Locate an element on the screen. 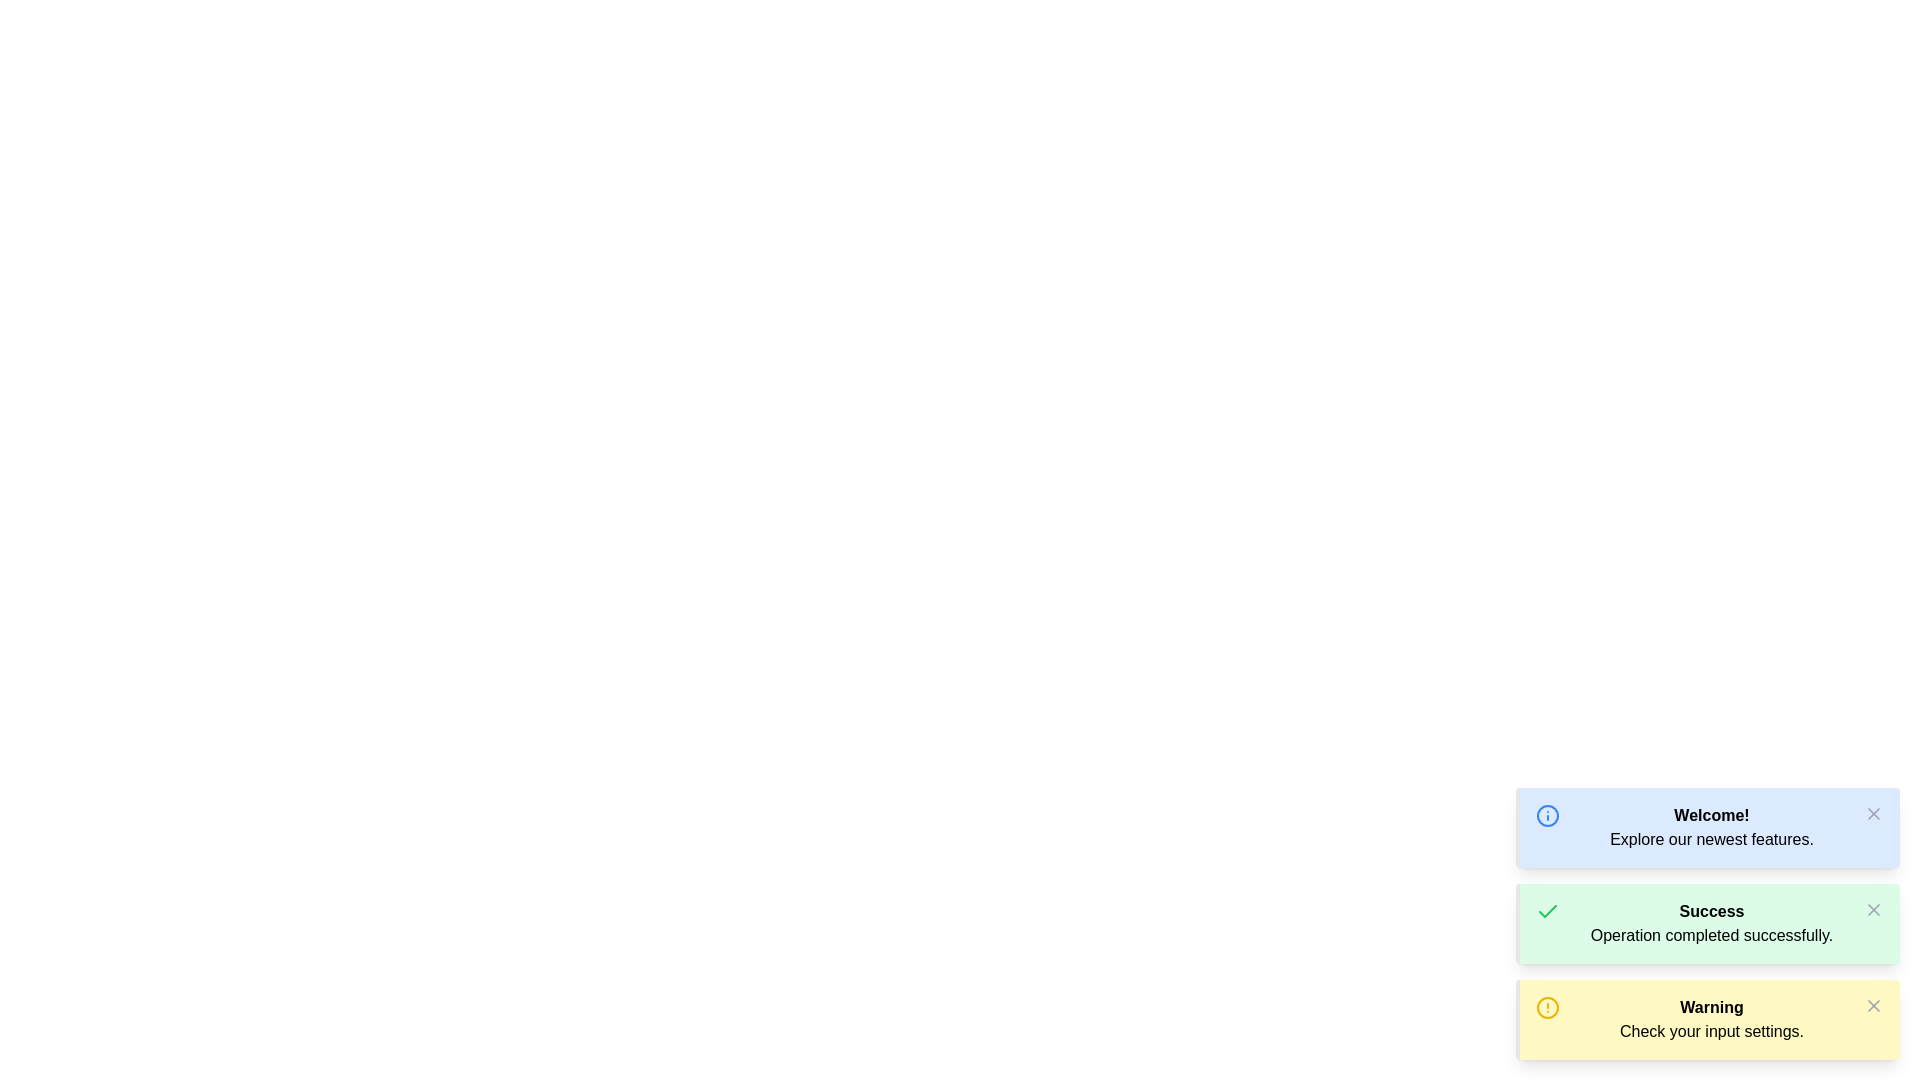 This screenshot has height=1080, width=1920. the center of the Close-icon, which is part of the 'X' icon located at the top-right corner of the 'Success' notification card is located at coordinates (1872, 910).